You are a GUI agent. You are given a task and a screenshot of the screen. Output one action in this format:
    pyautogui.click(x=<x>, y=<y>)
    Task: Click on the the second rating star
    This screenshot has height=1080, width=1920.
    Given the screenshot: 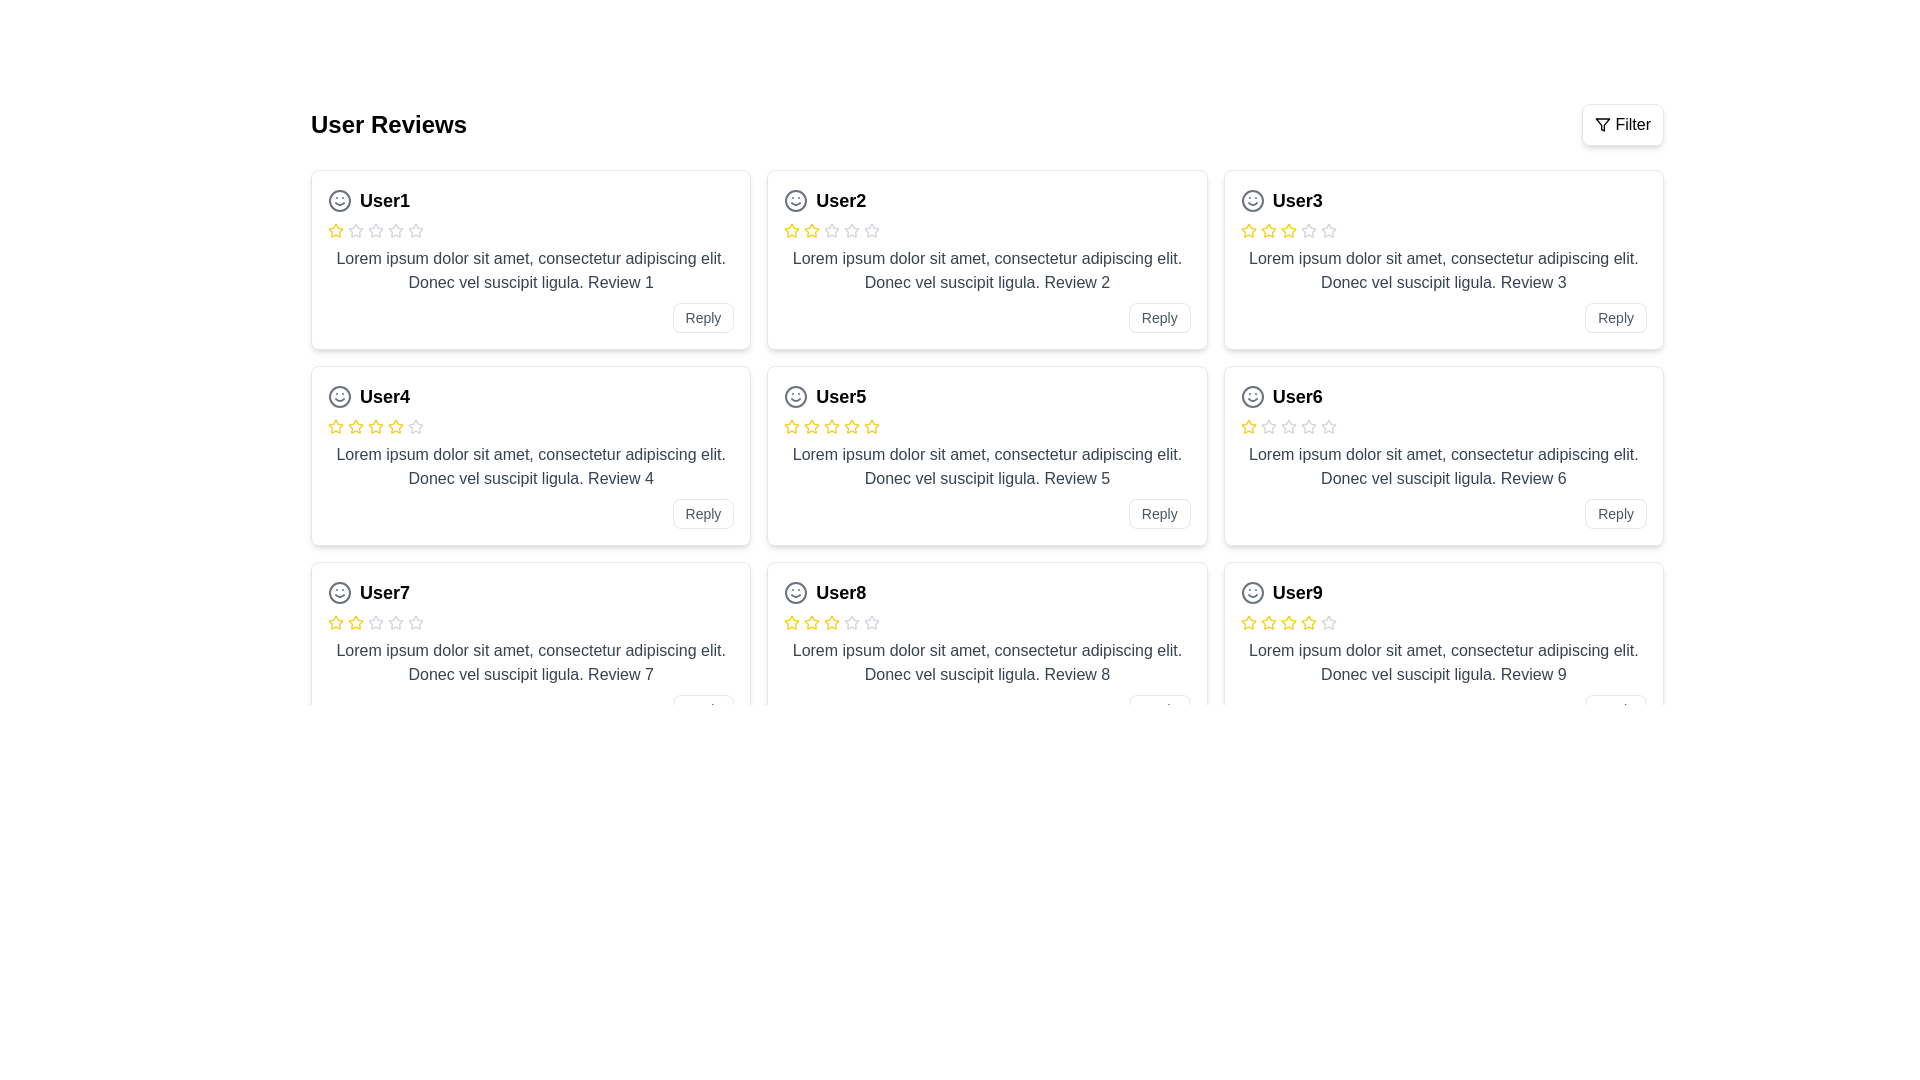 What is the action you would take?
    pyautogui.click(x=811, y=229)
    